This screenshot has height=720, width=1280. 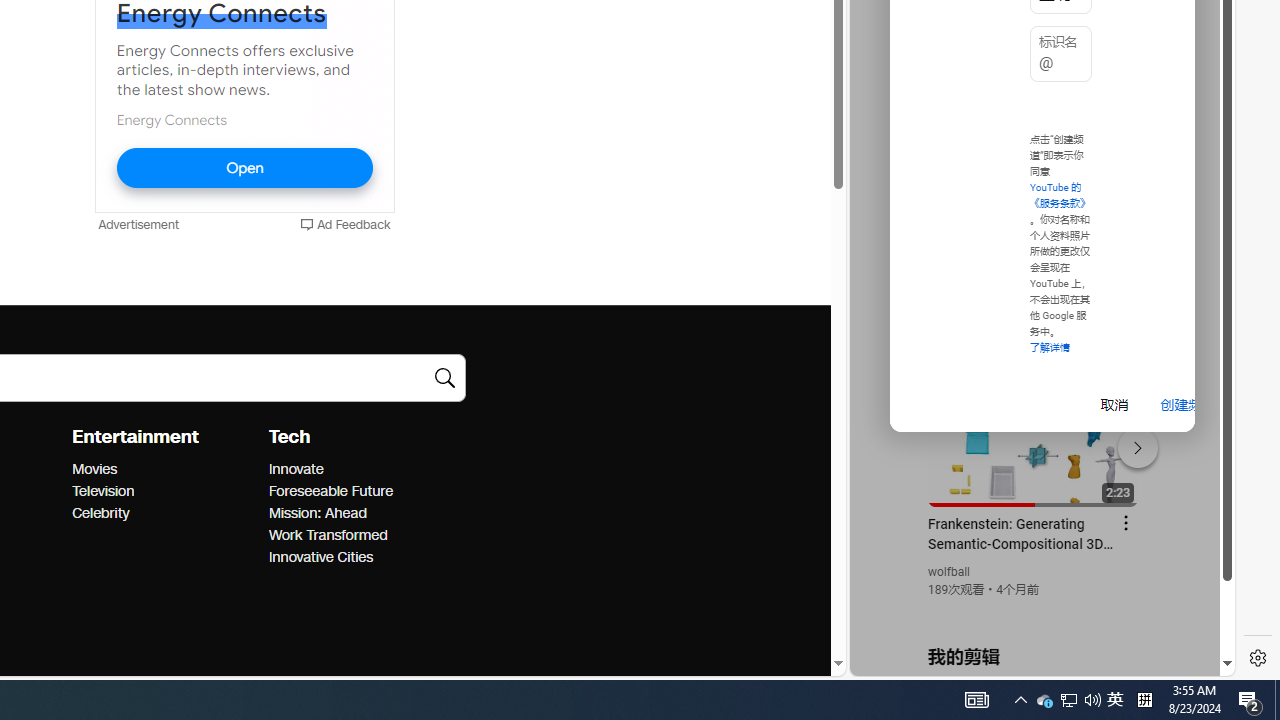 I want to click on 'Mission: Ahead', so click(x=360, y=512).